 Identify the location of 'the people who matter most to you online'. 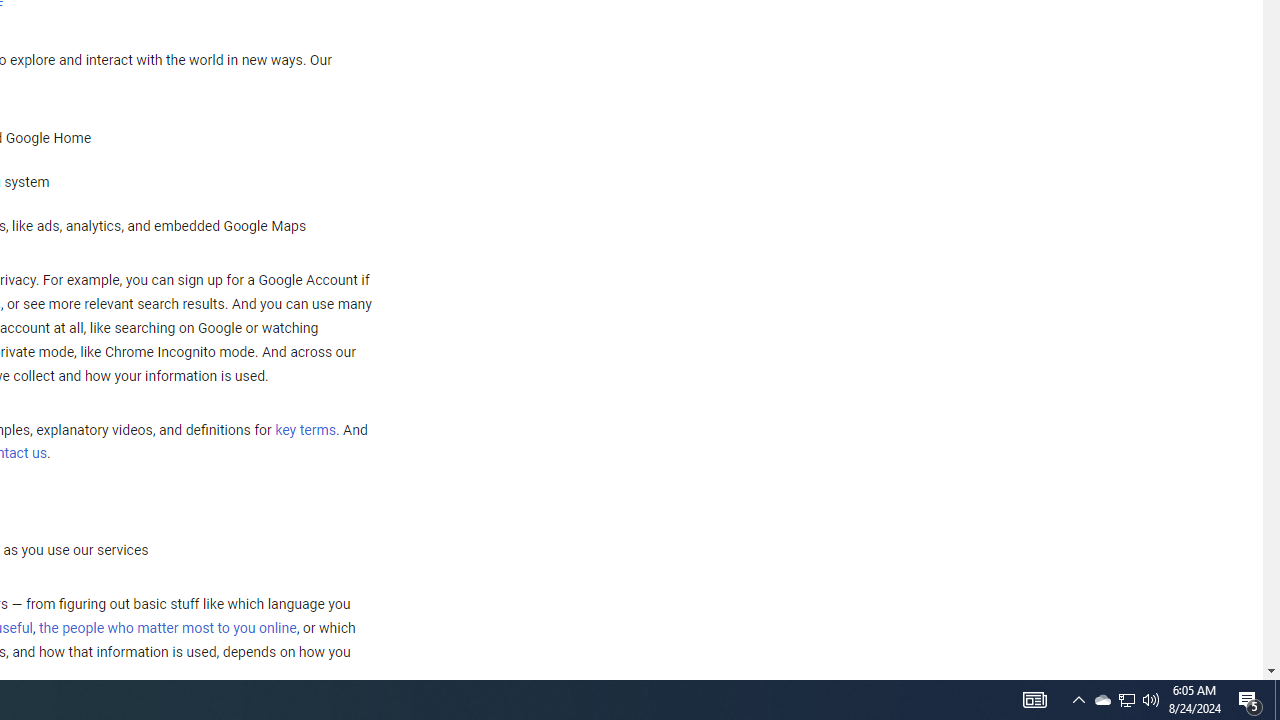
(167, 627).